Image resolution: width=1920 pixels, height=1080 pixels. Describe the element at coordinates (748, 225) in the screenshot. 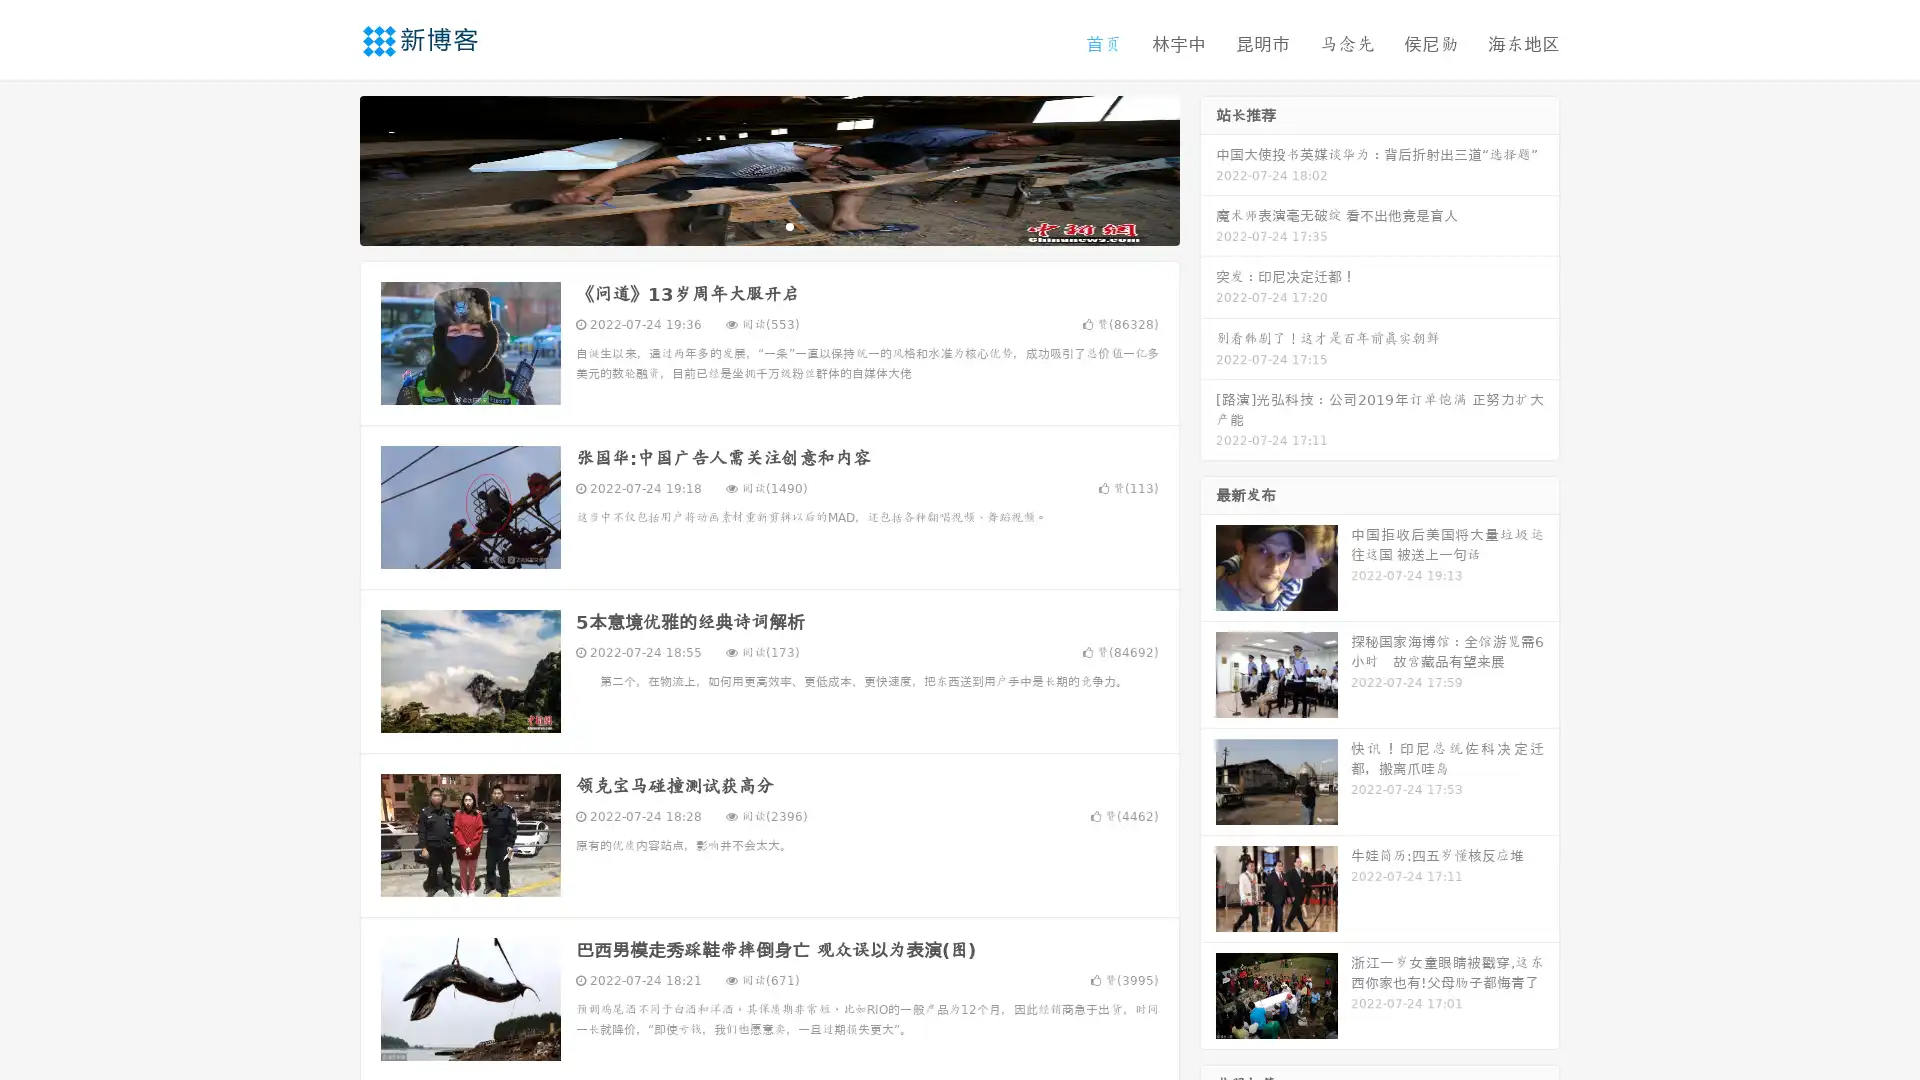

I see `Go to slide 1` at that location.